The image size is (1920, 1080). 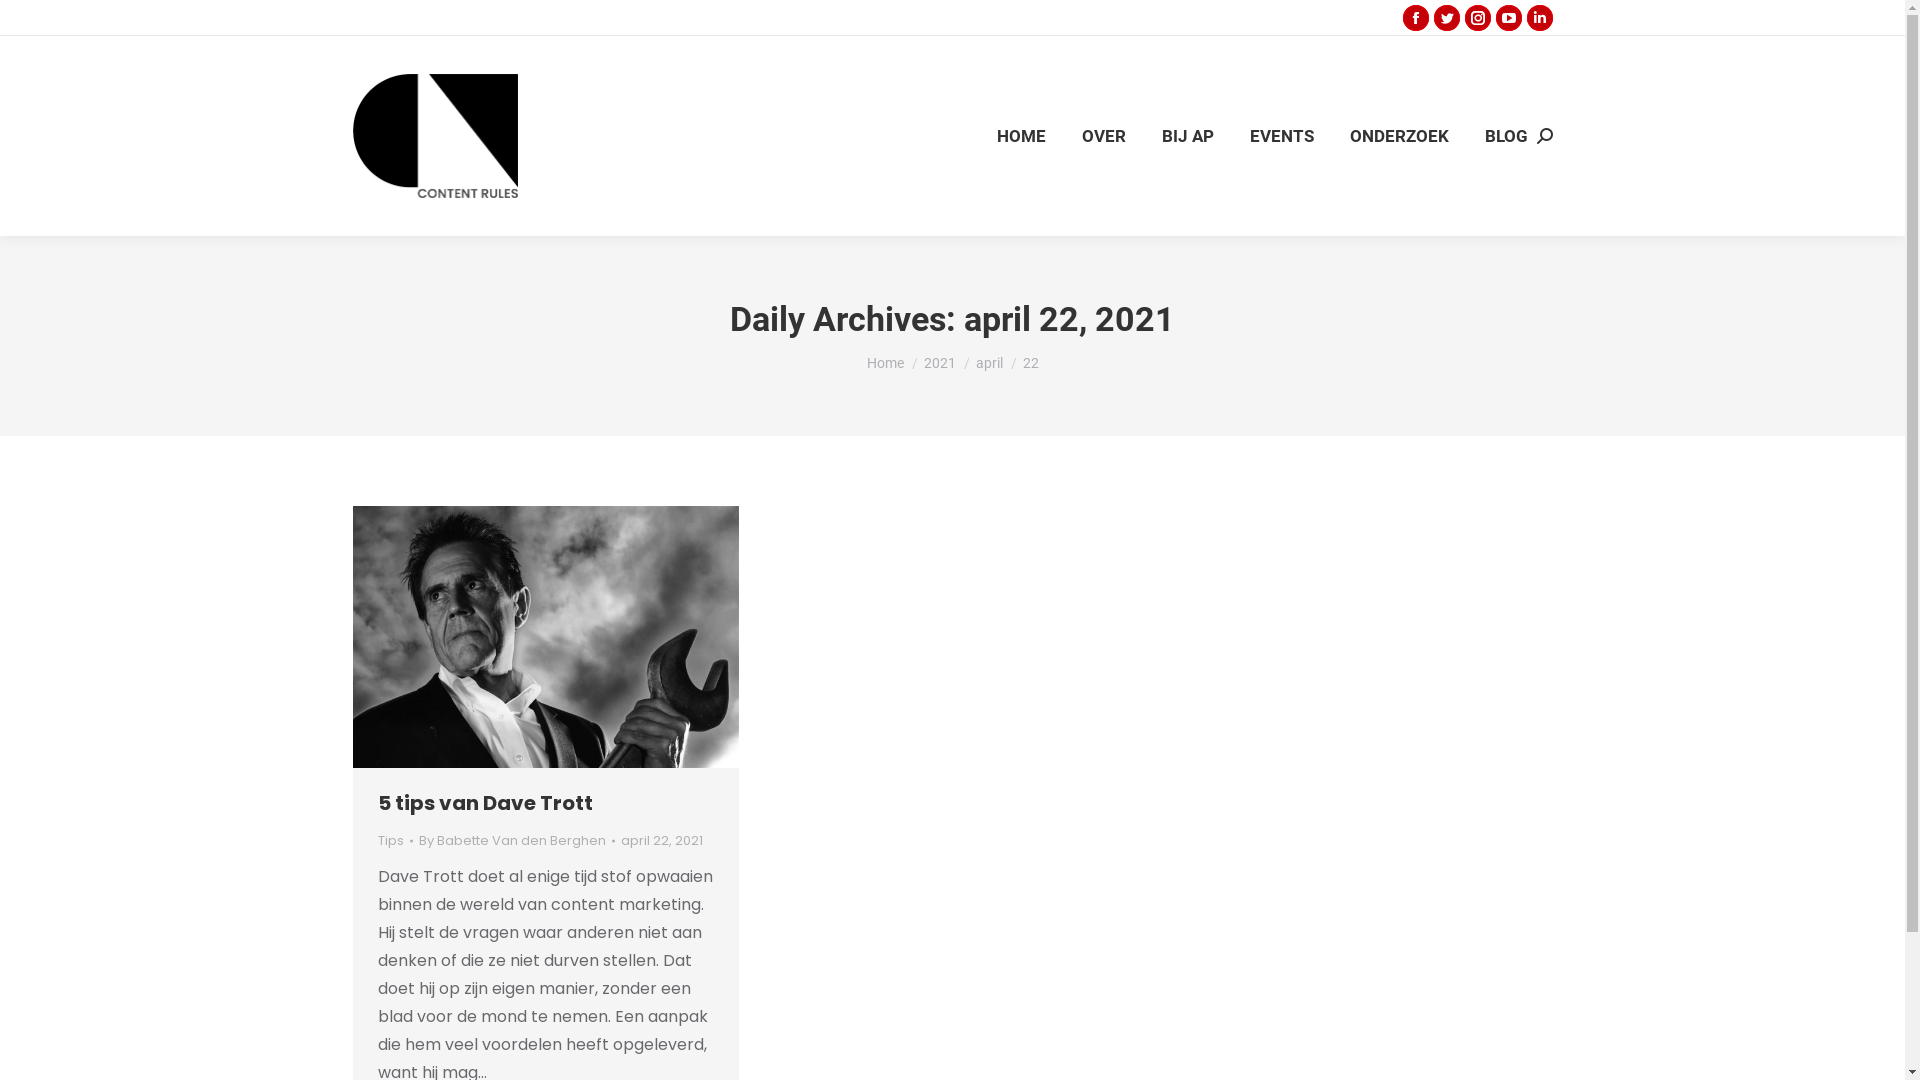 What do you see at coordinates (416, 840) in the screenshot?
I see `'By Babette Van den Berghen'` at bounding box center [416, 840].